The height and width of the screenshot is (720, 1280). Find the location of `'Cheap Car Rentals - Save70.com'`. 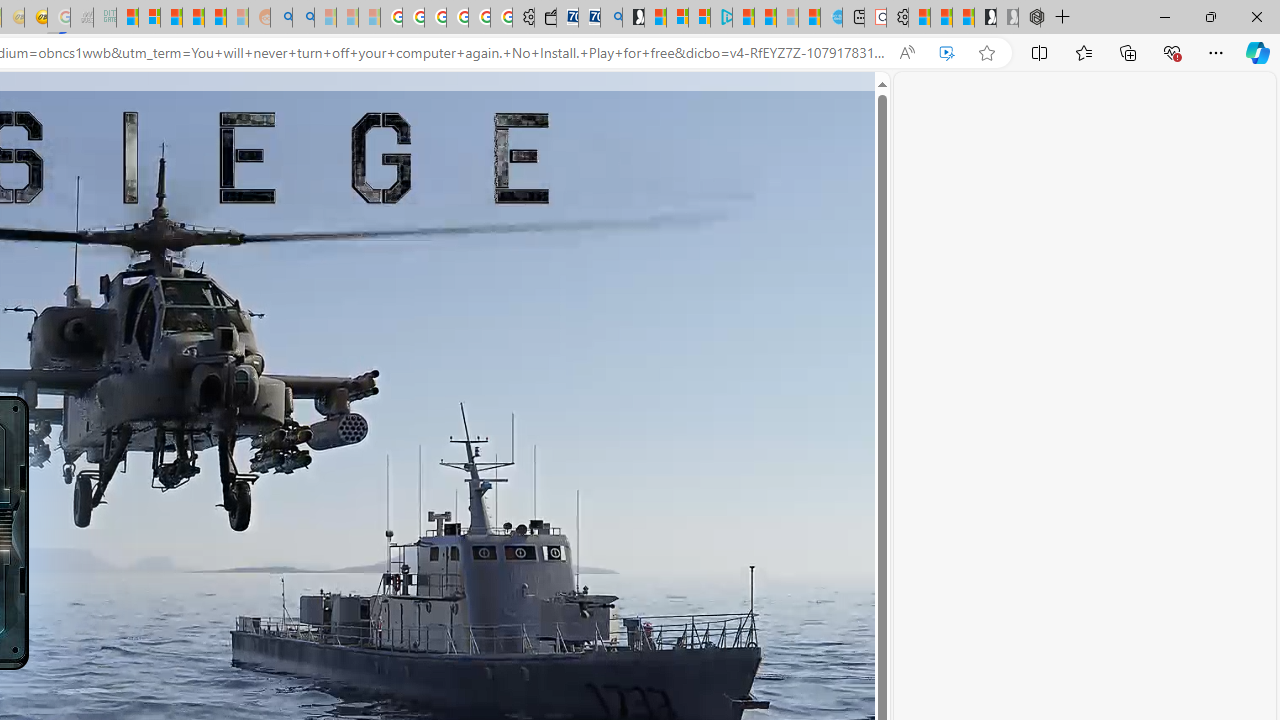

'Cheap Car Rentals - Save70.com' is located at coordinates (588, 17).